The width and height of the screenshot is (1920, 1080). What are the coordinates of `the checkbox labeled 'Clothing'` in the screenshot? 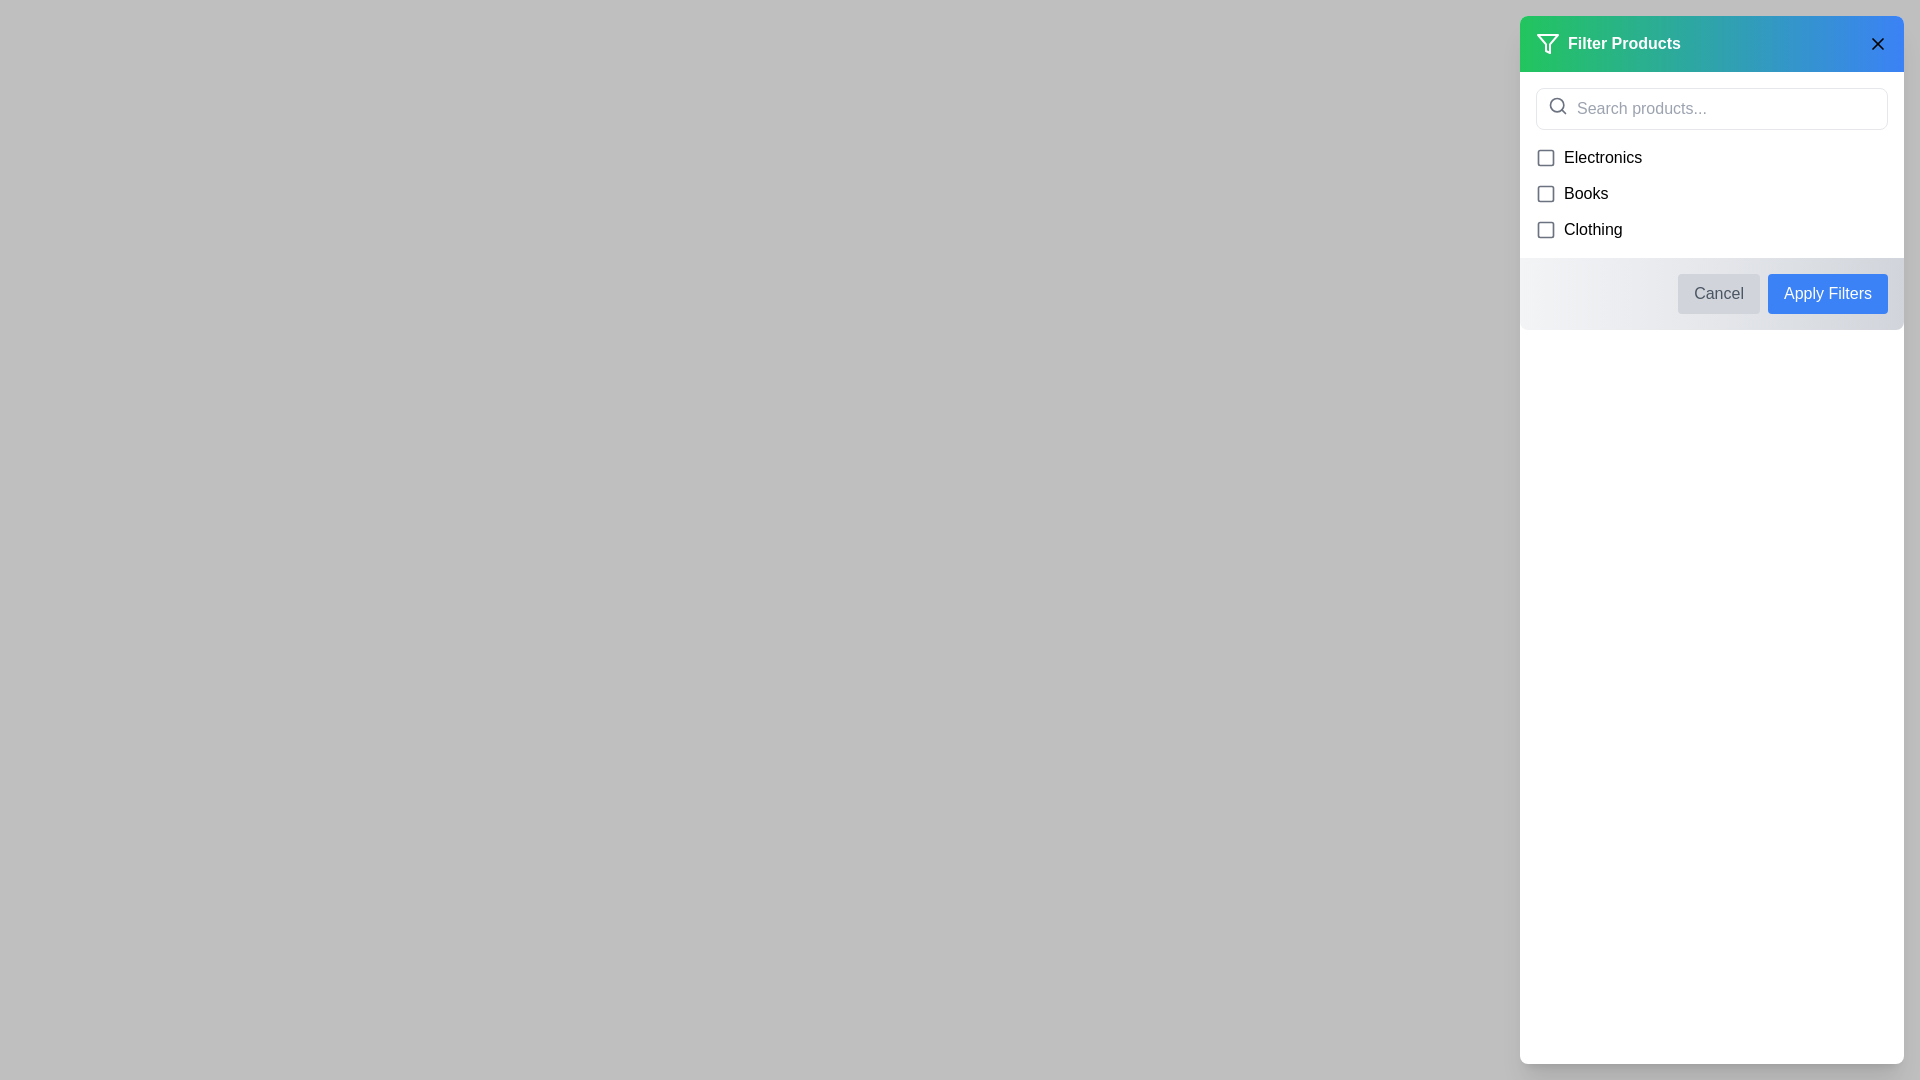 It's located at (1711, 229).